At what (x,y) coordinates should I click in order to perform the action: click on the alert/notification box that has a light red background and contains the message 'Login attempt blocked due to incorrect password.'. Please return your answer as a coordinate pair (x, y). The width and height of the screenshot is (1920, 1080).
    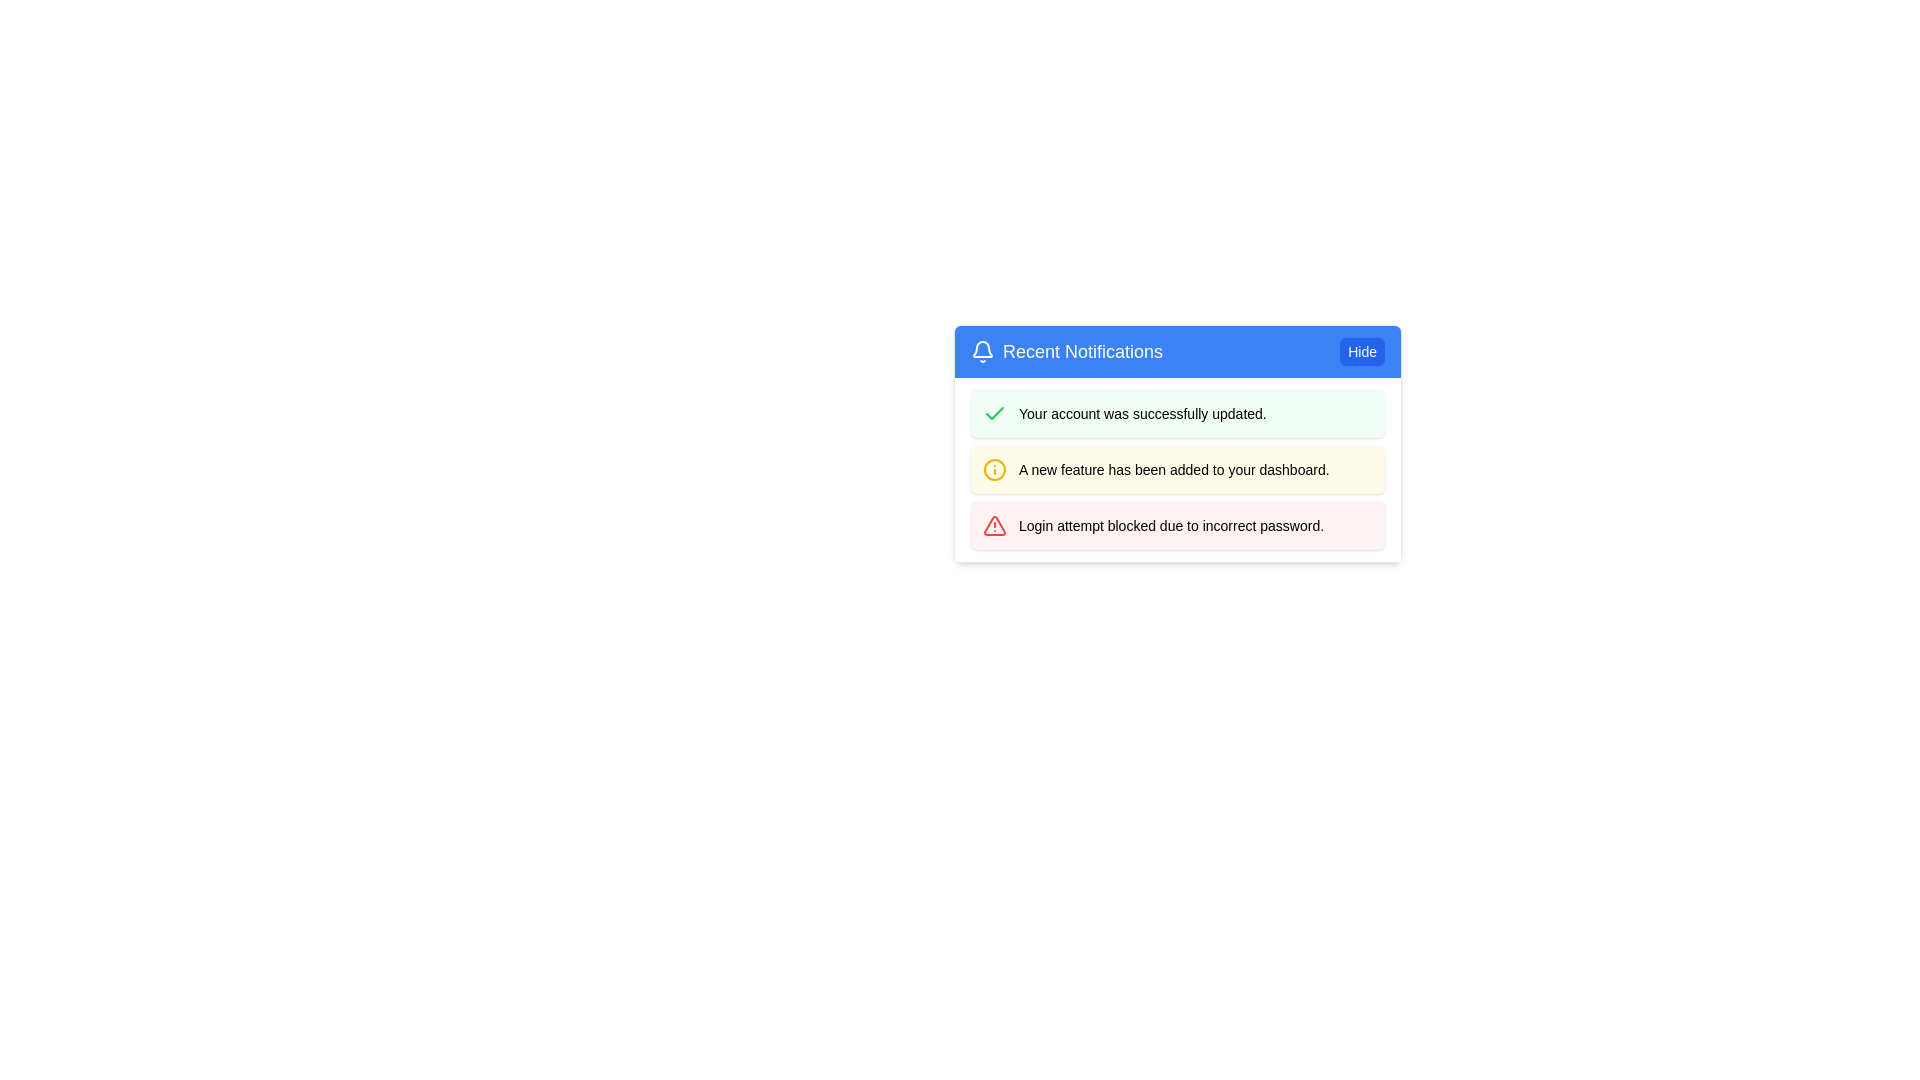
    Looking at the image, I should click on (1177, 524).